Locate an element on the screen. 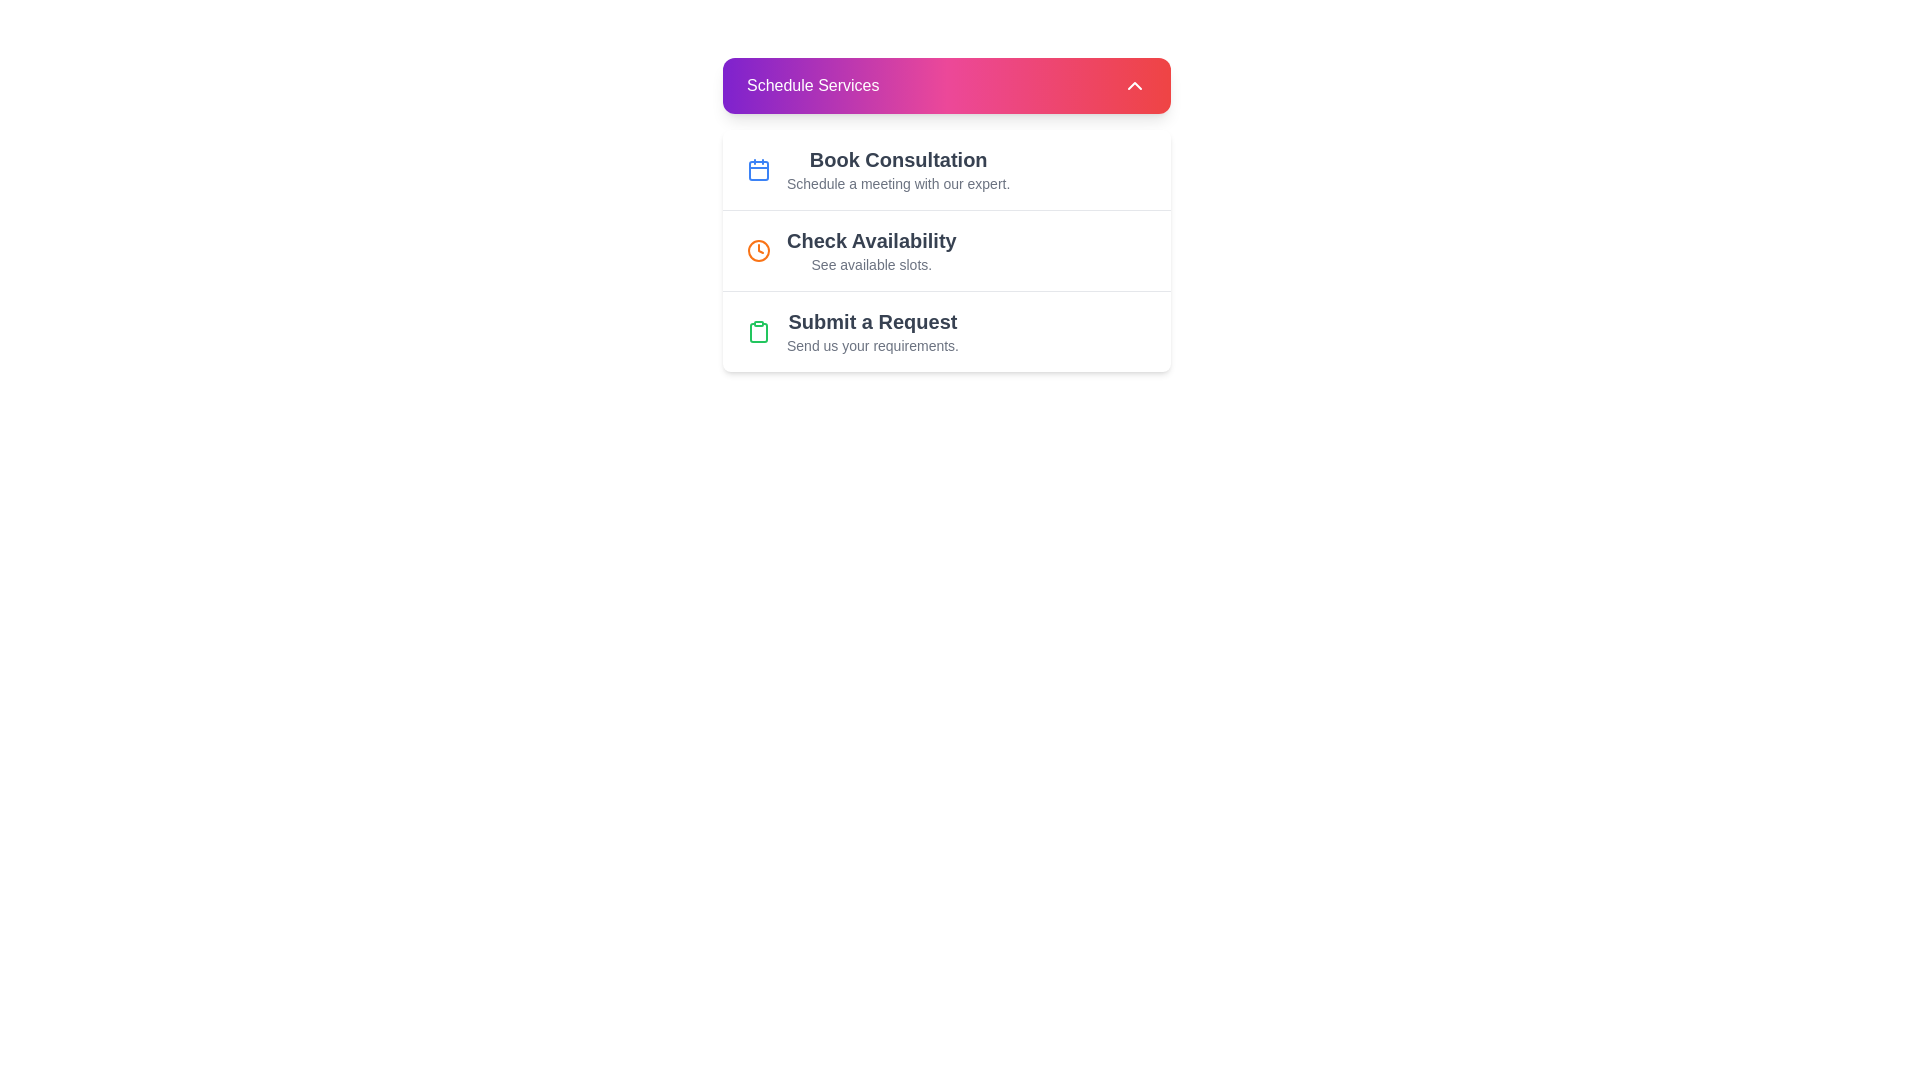 The width and height of the screenshot is (1920, 1080). the green-colored clipboard icon in the 'Schedule Services' dropdown, located to the left of 'Submit a Request' is located at coordinates (757, 330).